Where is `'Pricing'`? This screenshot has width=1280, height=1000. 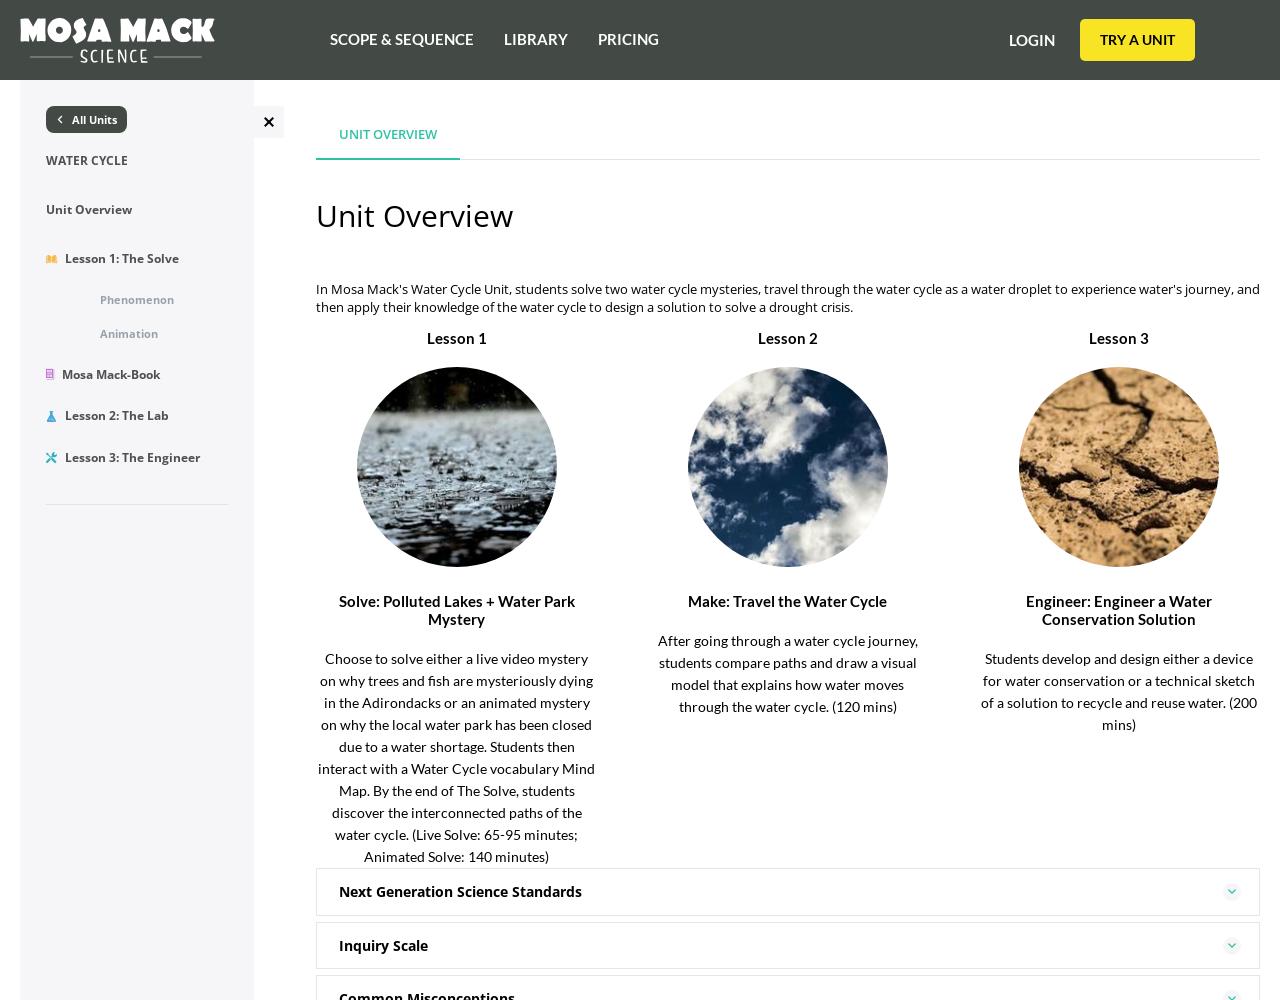
'Pricing' is located at coordinates (597, 39).